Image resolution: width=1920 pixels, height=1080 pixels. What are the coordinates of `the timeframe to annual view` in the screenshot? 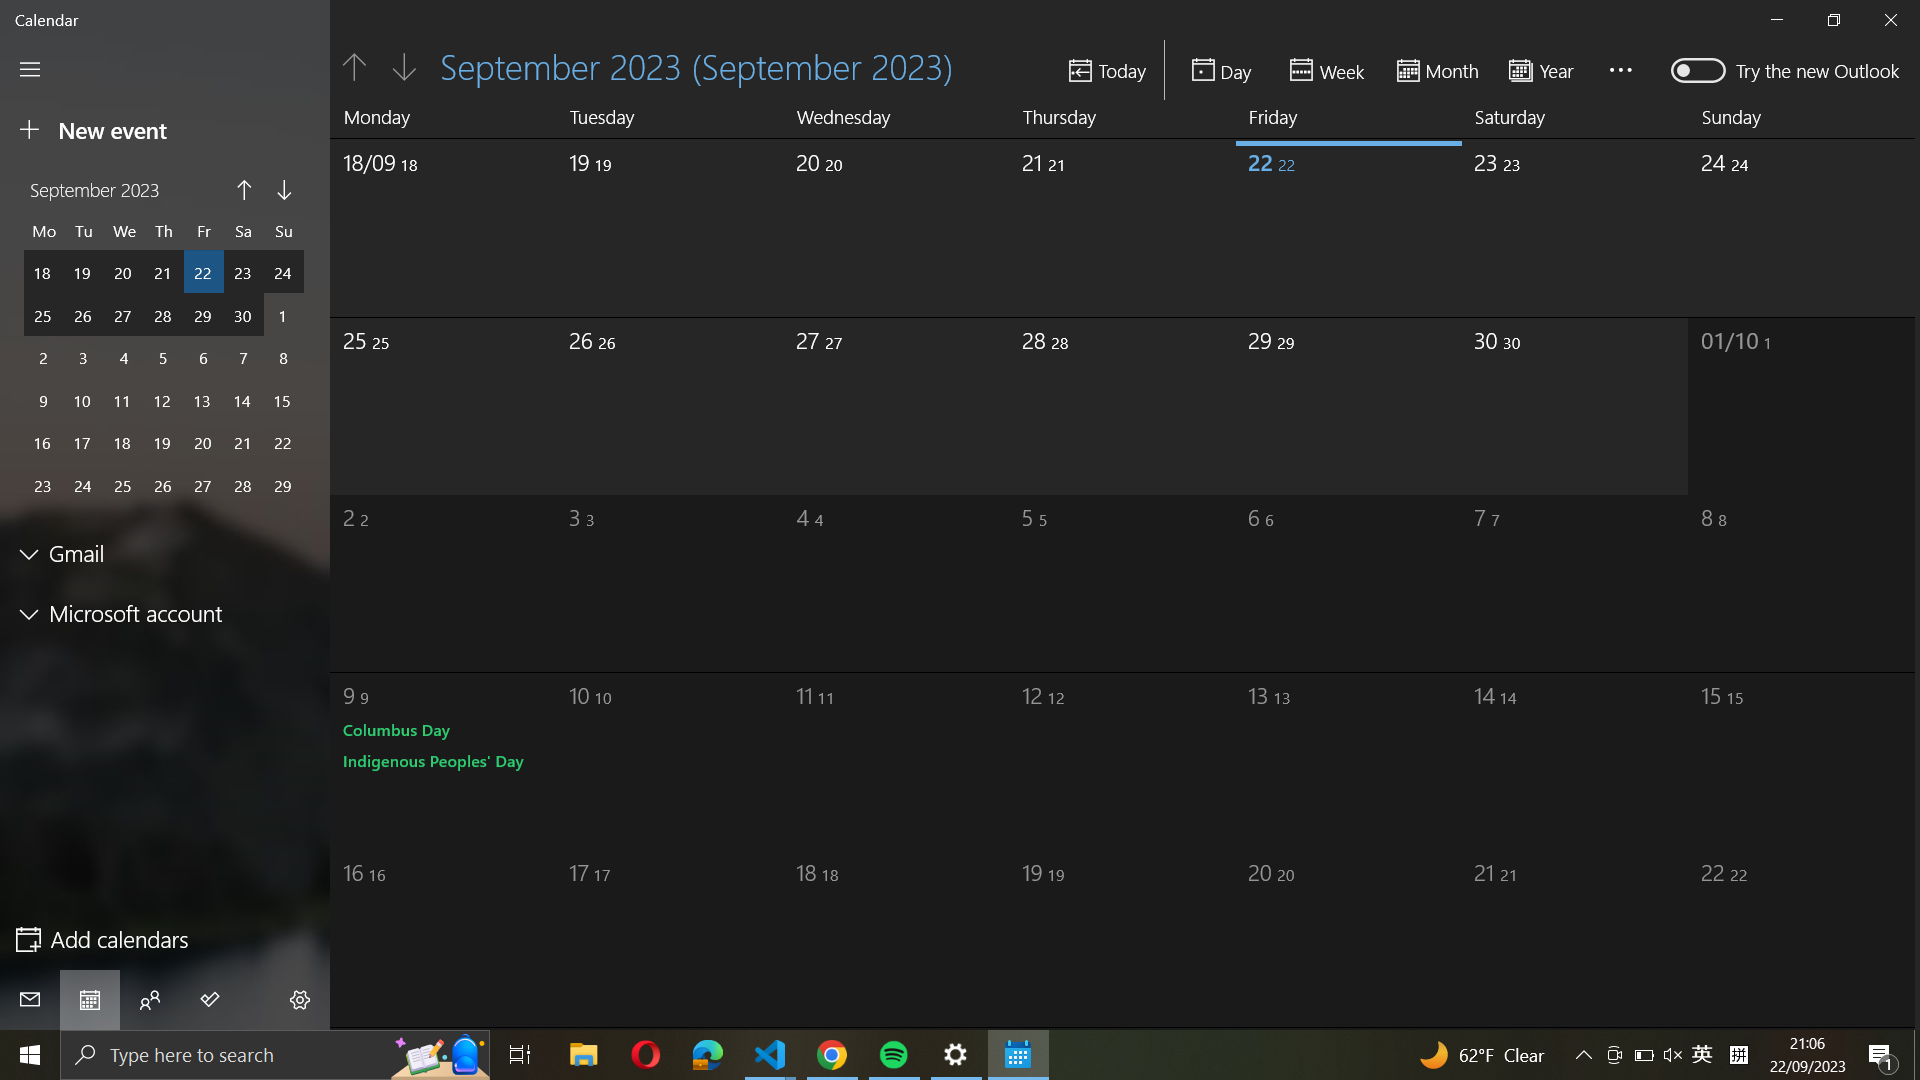 It's located at (1547, 68).